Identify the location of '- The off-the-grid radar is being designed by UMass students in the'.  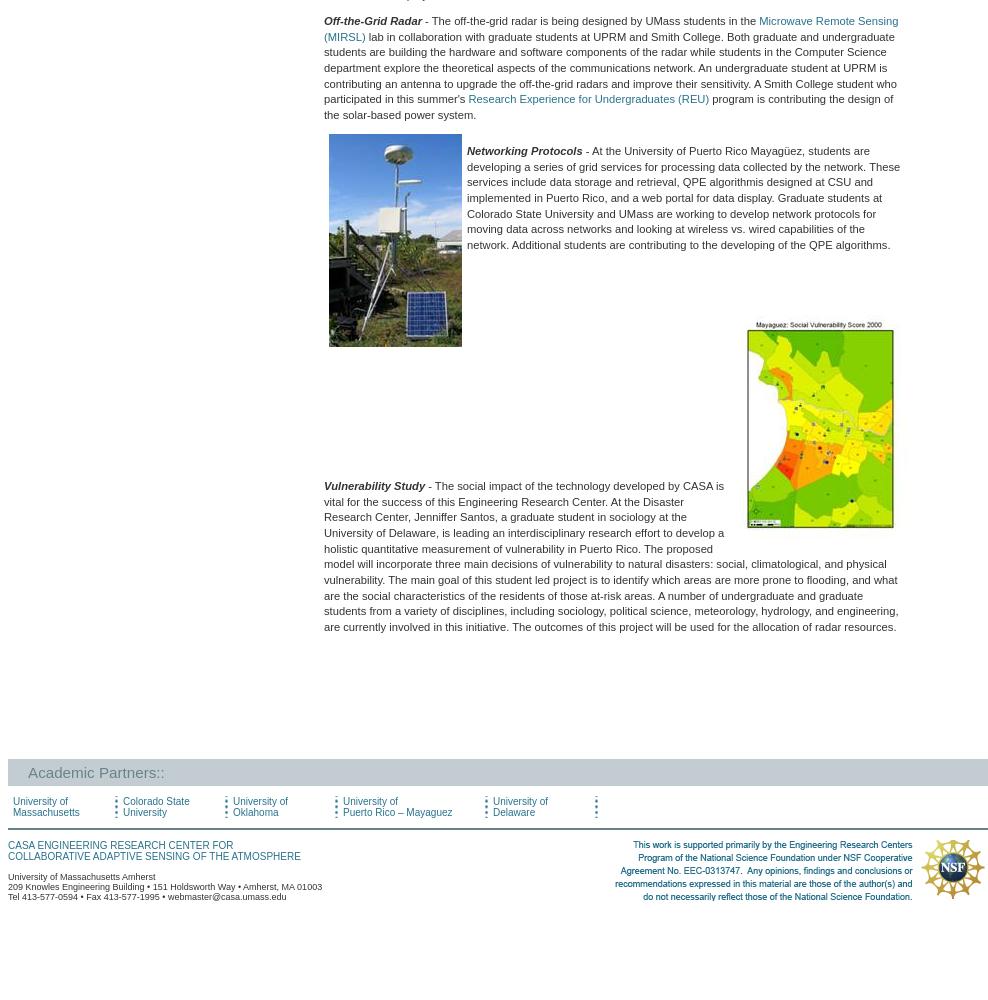
(424, 21).